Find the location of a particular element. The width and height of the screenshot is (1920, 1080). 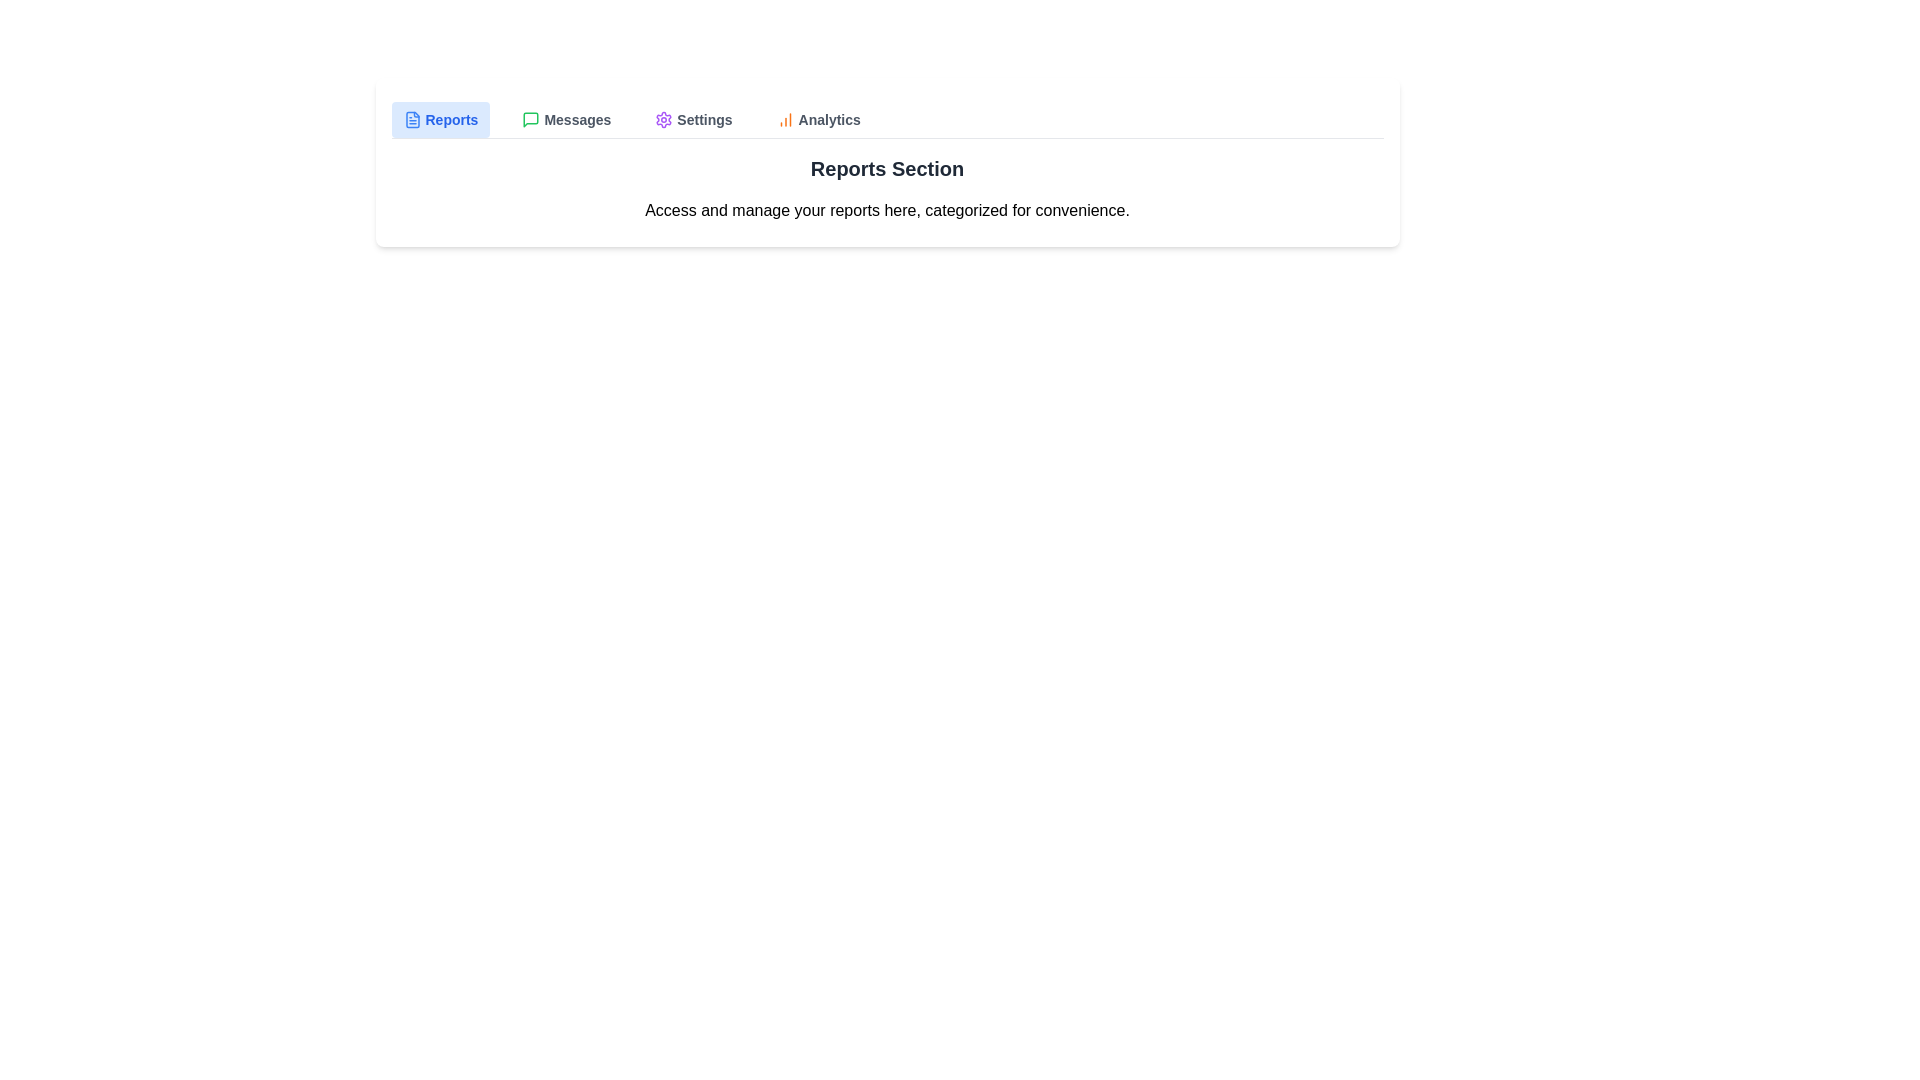

the messaging icon located in the navigation bar, which is positioned to the right of the 'Reports' button and to the left of the 'Settings' icon is located at coordinates (531, 119).